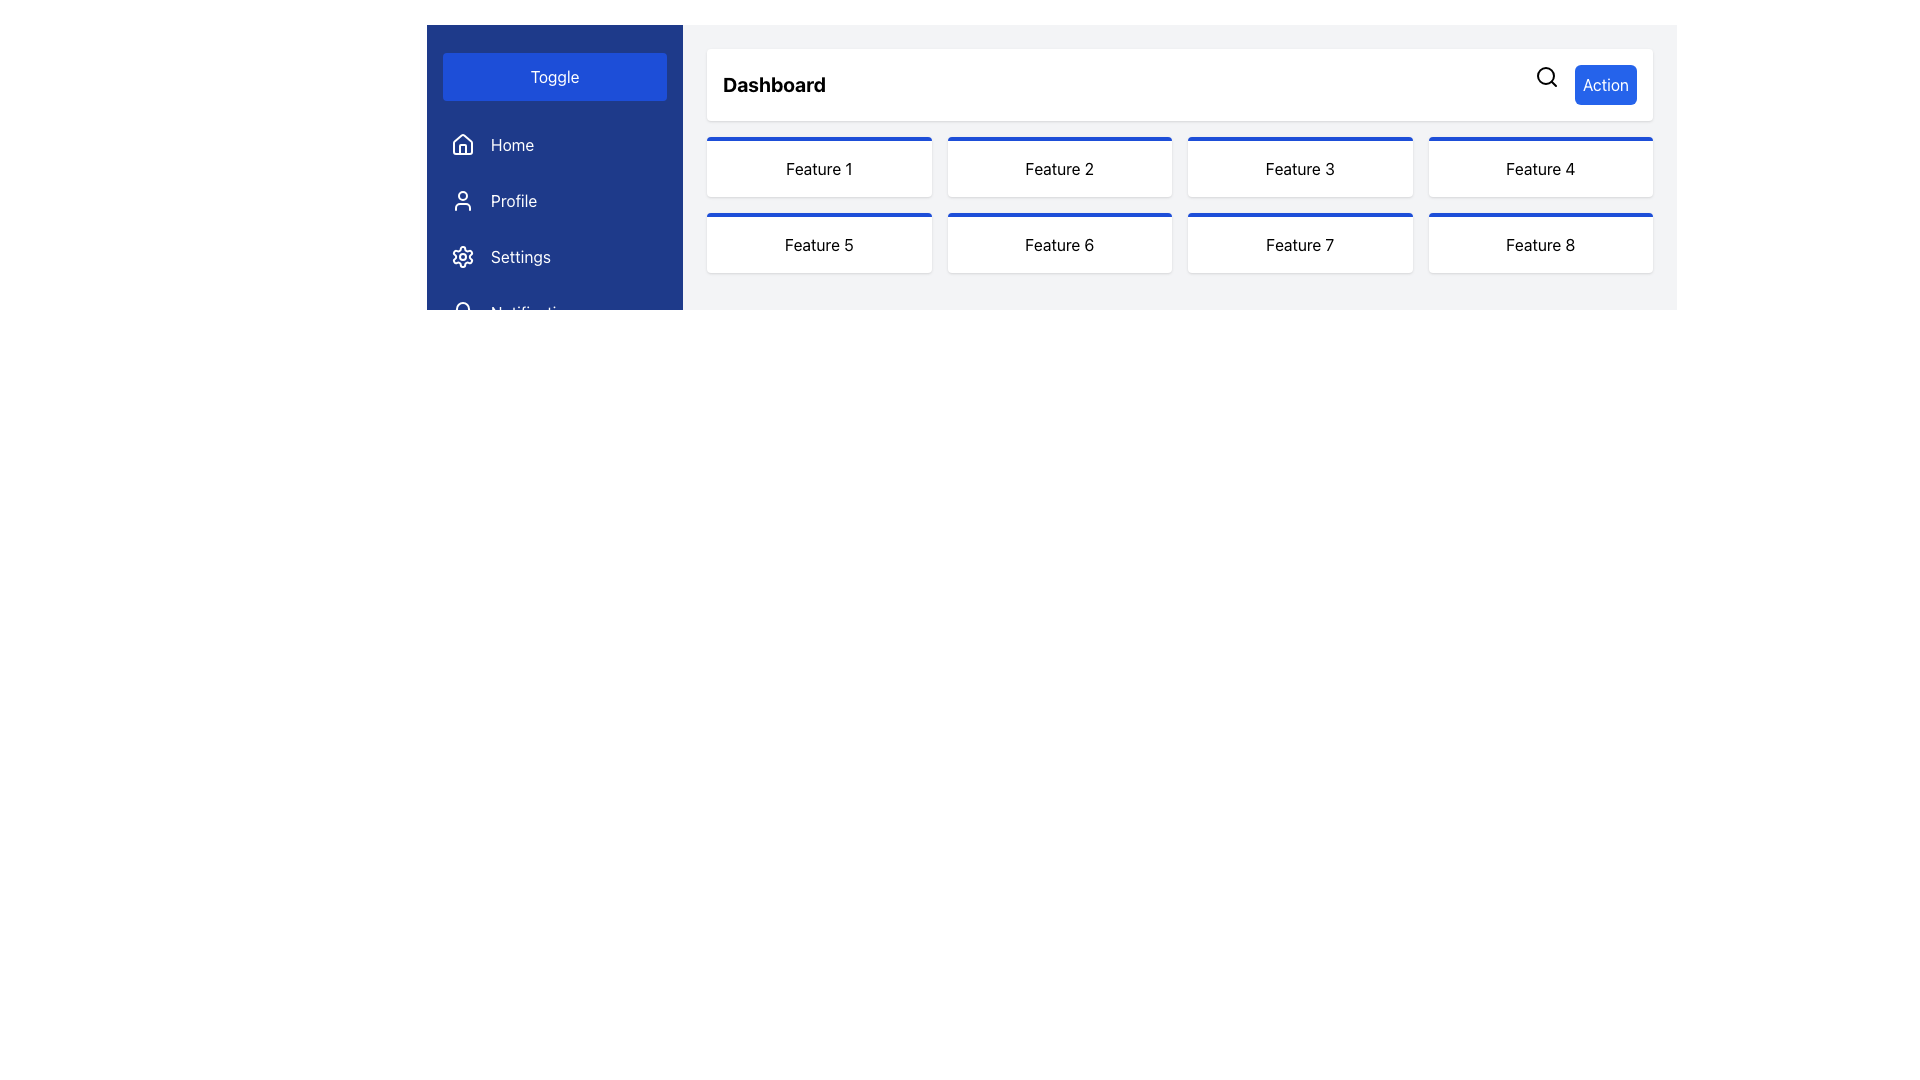 The image size is (1920, 1080). I want to click on the magnifying glass icon located to the left of the 'Action' button, so click(1545, 76).